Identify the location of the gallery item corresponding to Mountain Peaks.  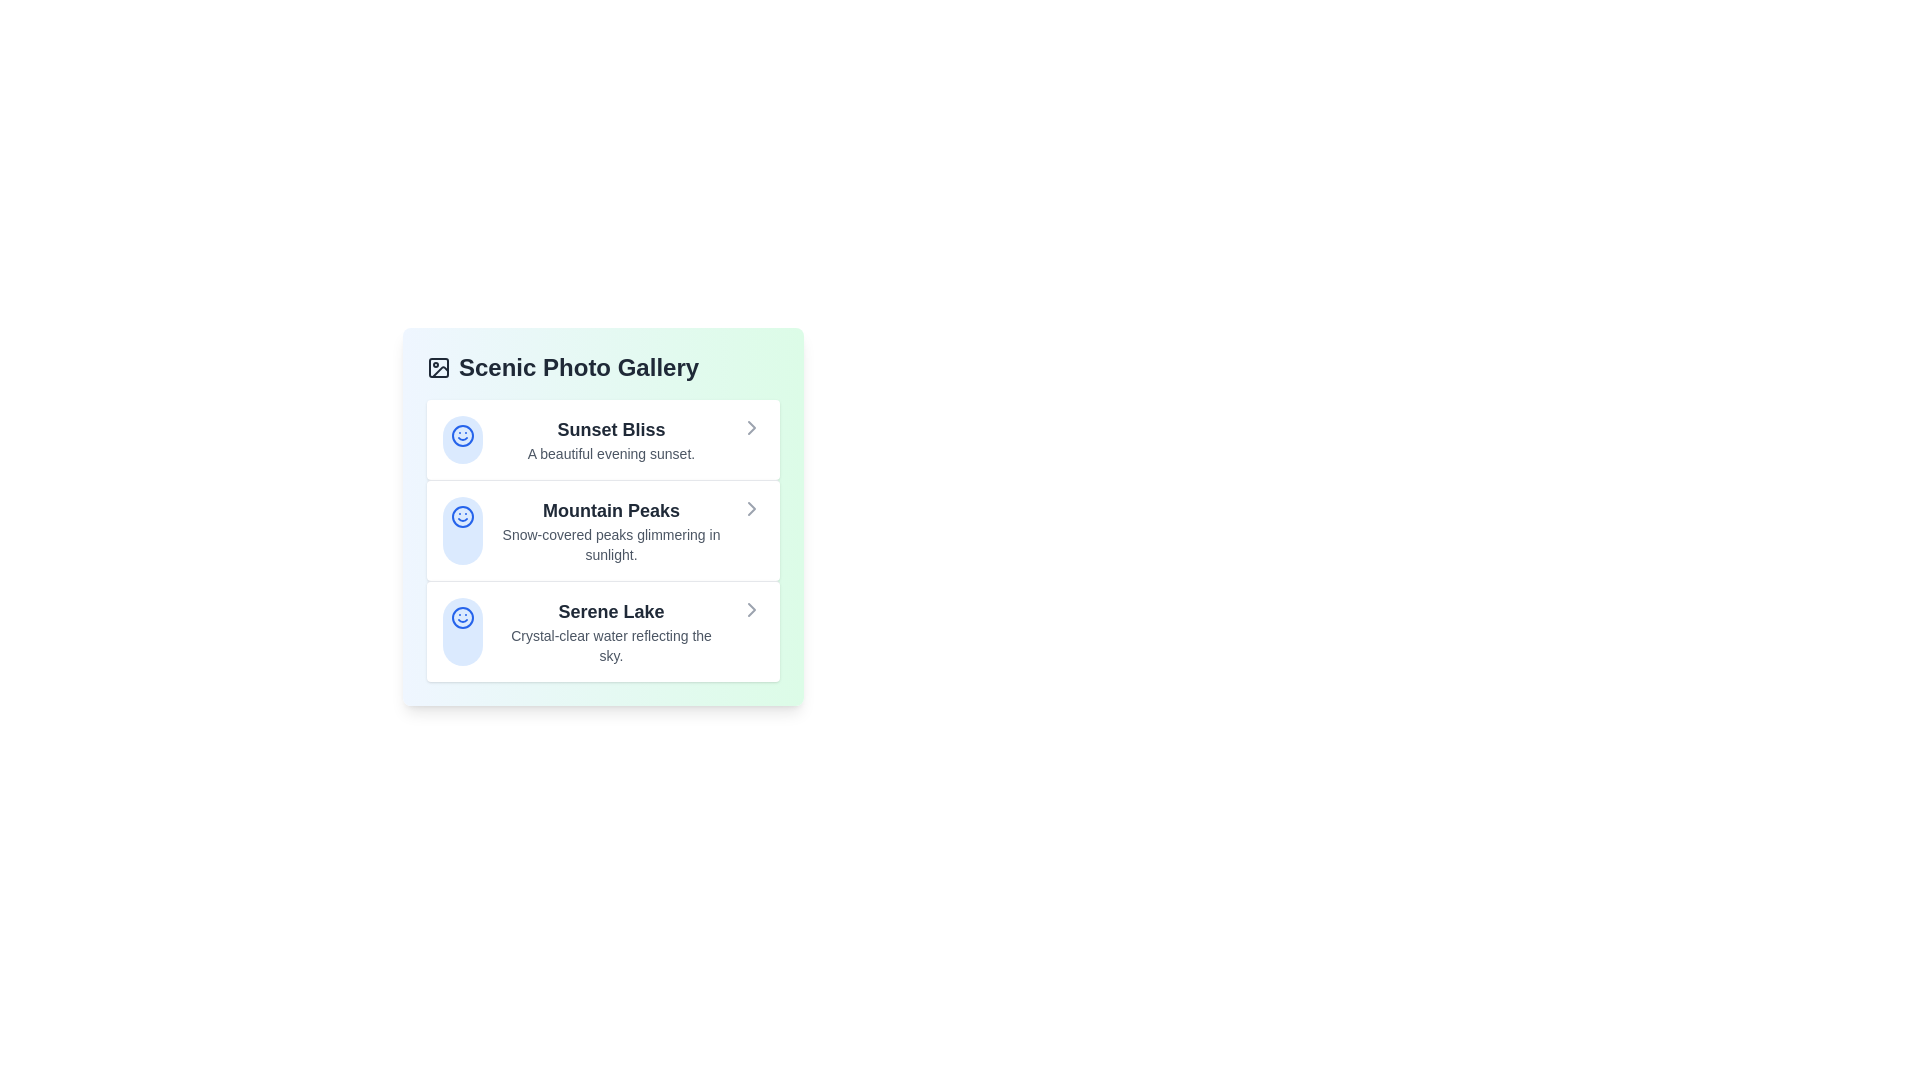
(602, 529).